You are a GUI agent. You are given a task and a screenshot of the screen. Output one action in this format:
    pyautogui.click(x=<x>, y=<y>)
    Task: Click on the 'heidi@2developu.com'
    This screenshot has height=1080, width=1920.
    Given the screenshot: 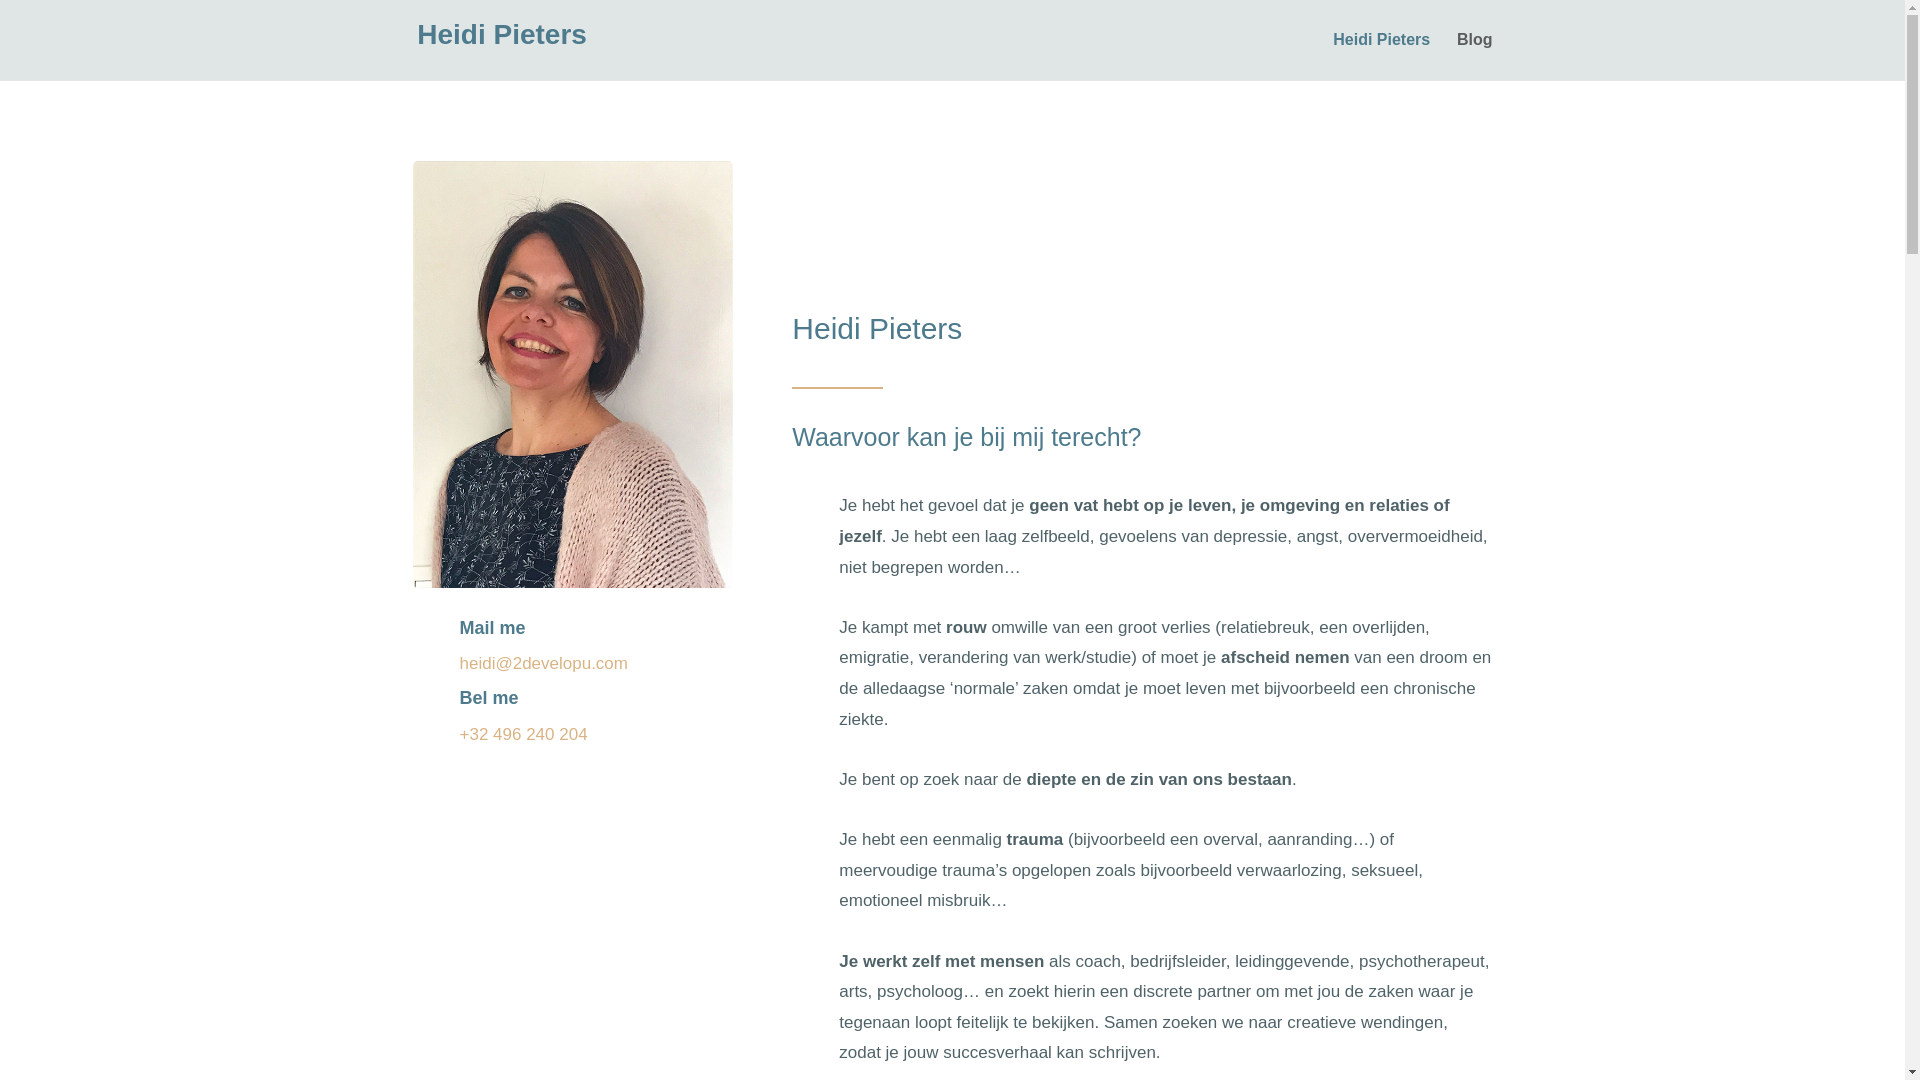 What is the action you would take?
    pyautogui.click(x=543, y=663)
    